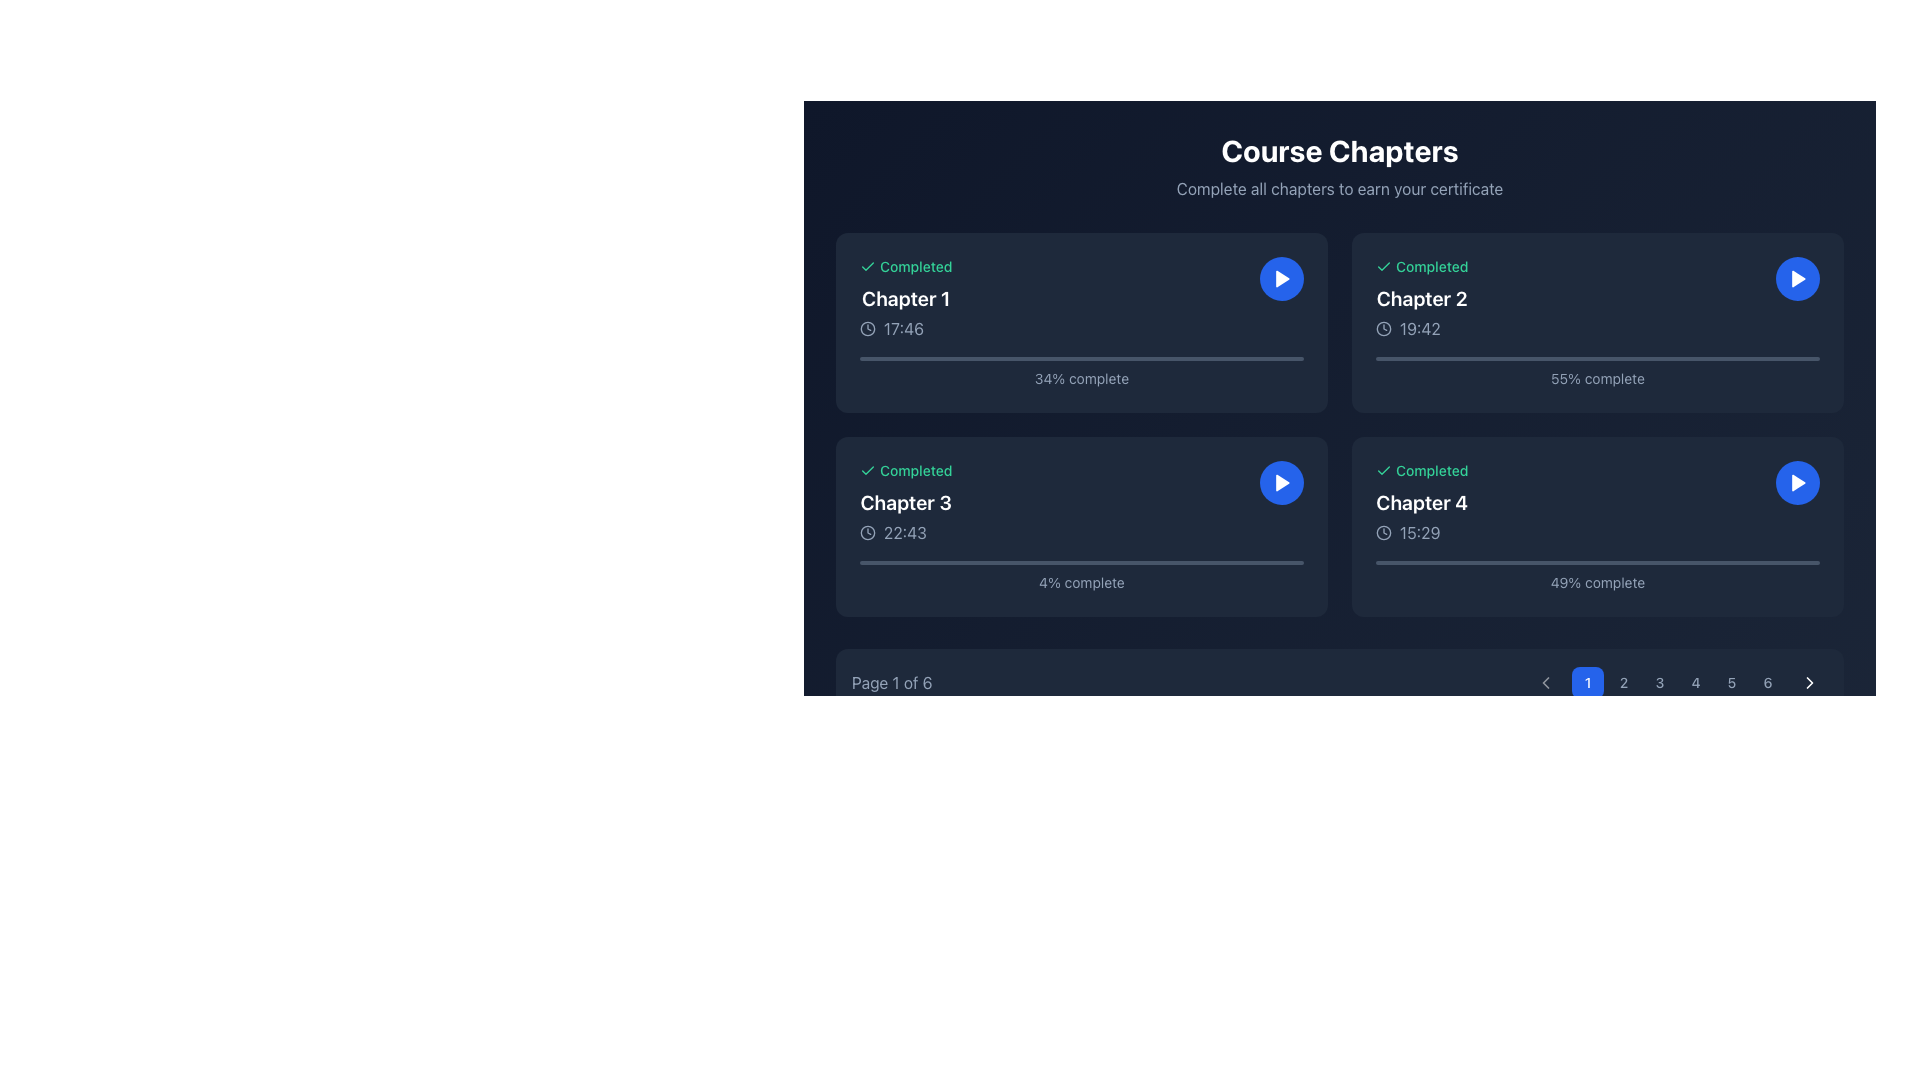  Describe the element at coordinates (891, 681) in the screenshot. I see `the text display showing 'Page 1 of 6', which is styled in light gray text against a dark background and located at the bottom-left corner of the interface` at that location.